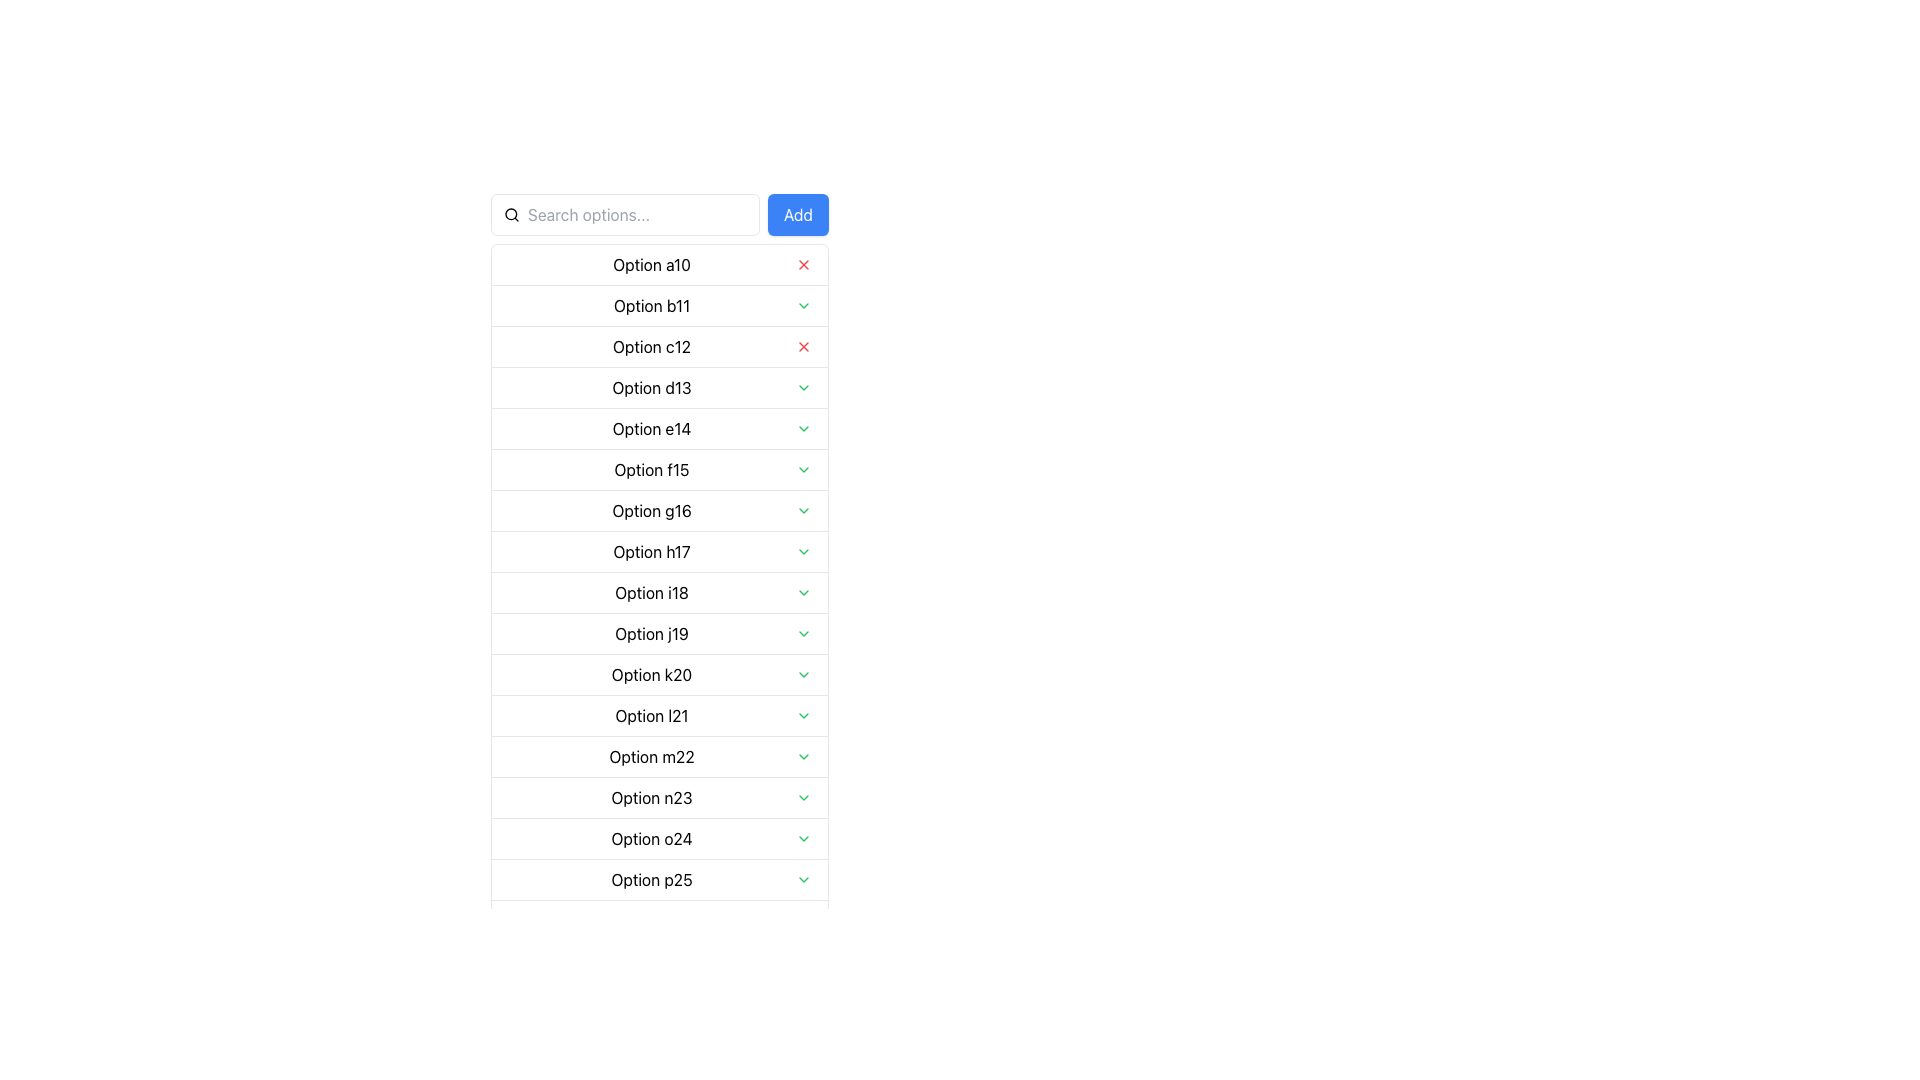  I want to click on the fifteenth selectable option in the dropdown list, positioned between 'Option n23' and 'Option p25', so click(660, 838).